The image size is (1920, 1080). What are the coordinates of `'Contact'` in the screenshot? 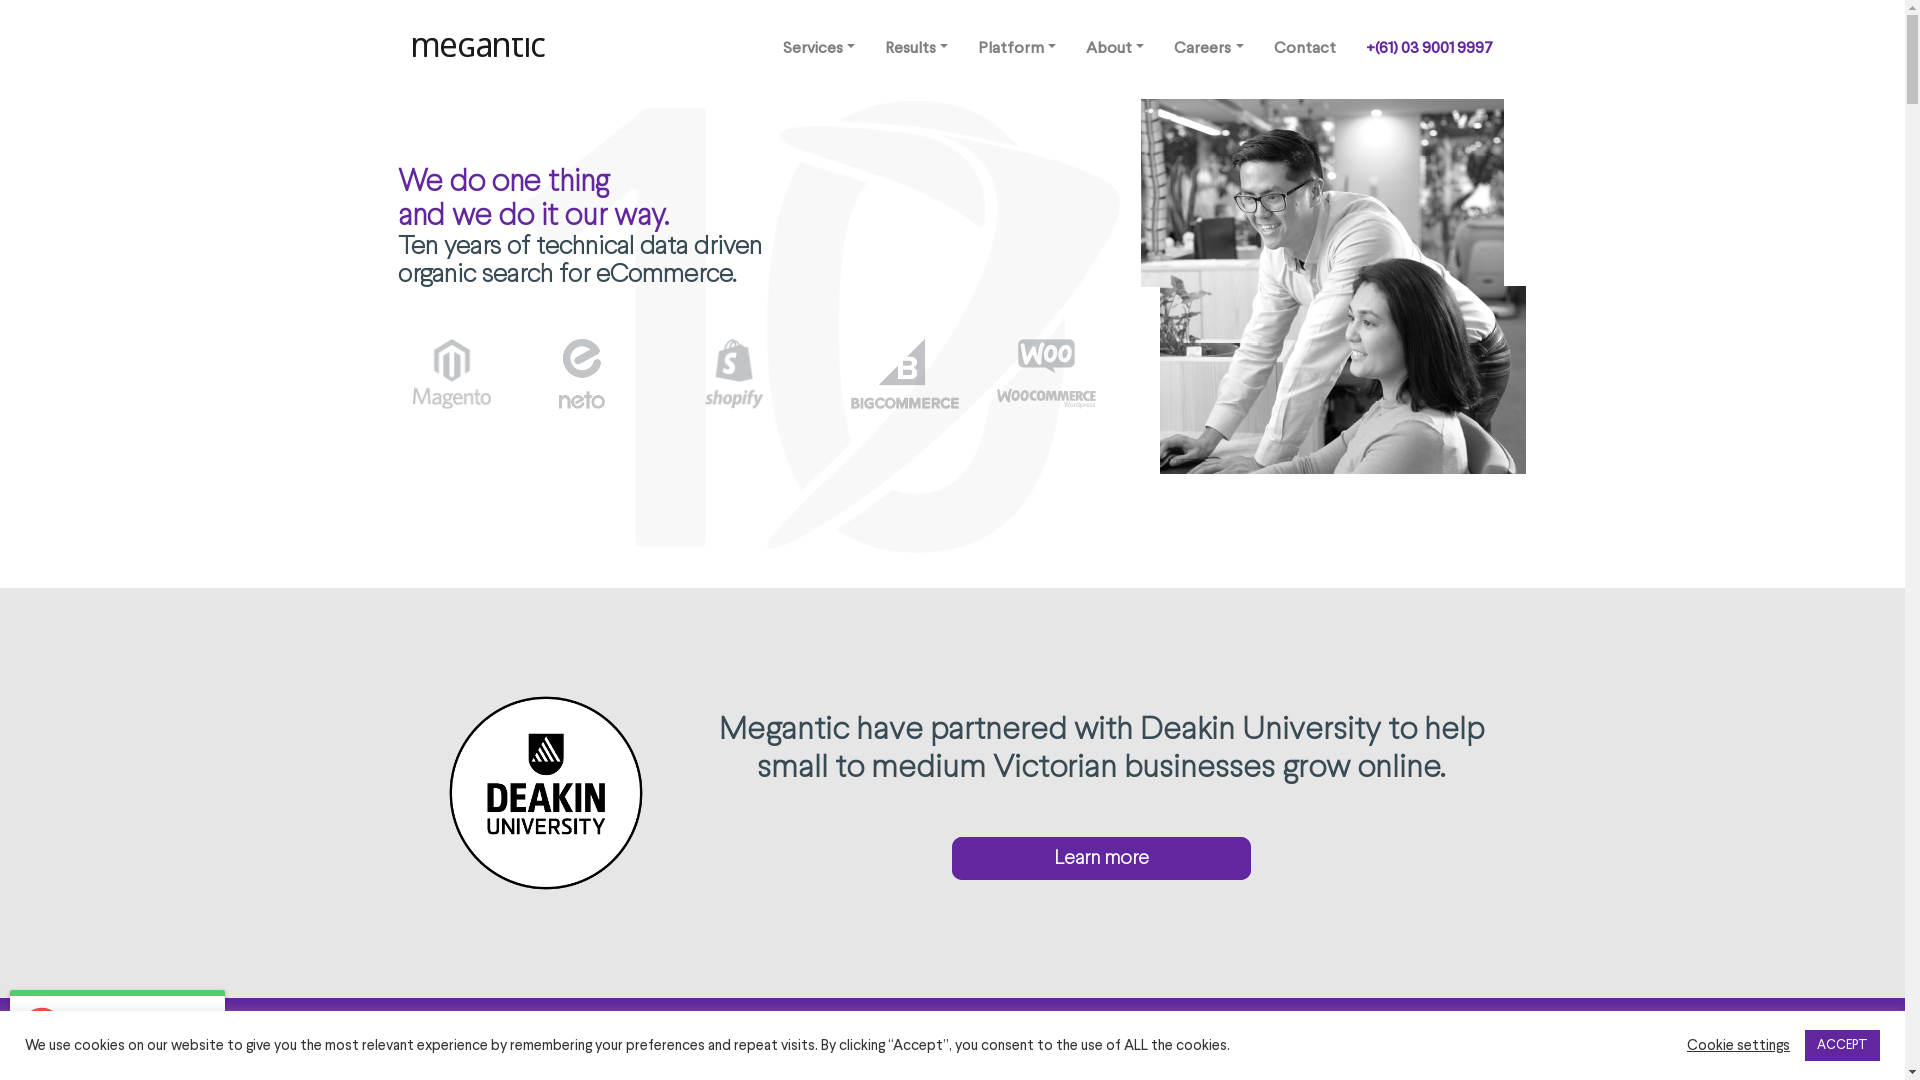 It's located at (1304, 48).